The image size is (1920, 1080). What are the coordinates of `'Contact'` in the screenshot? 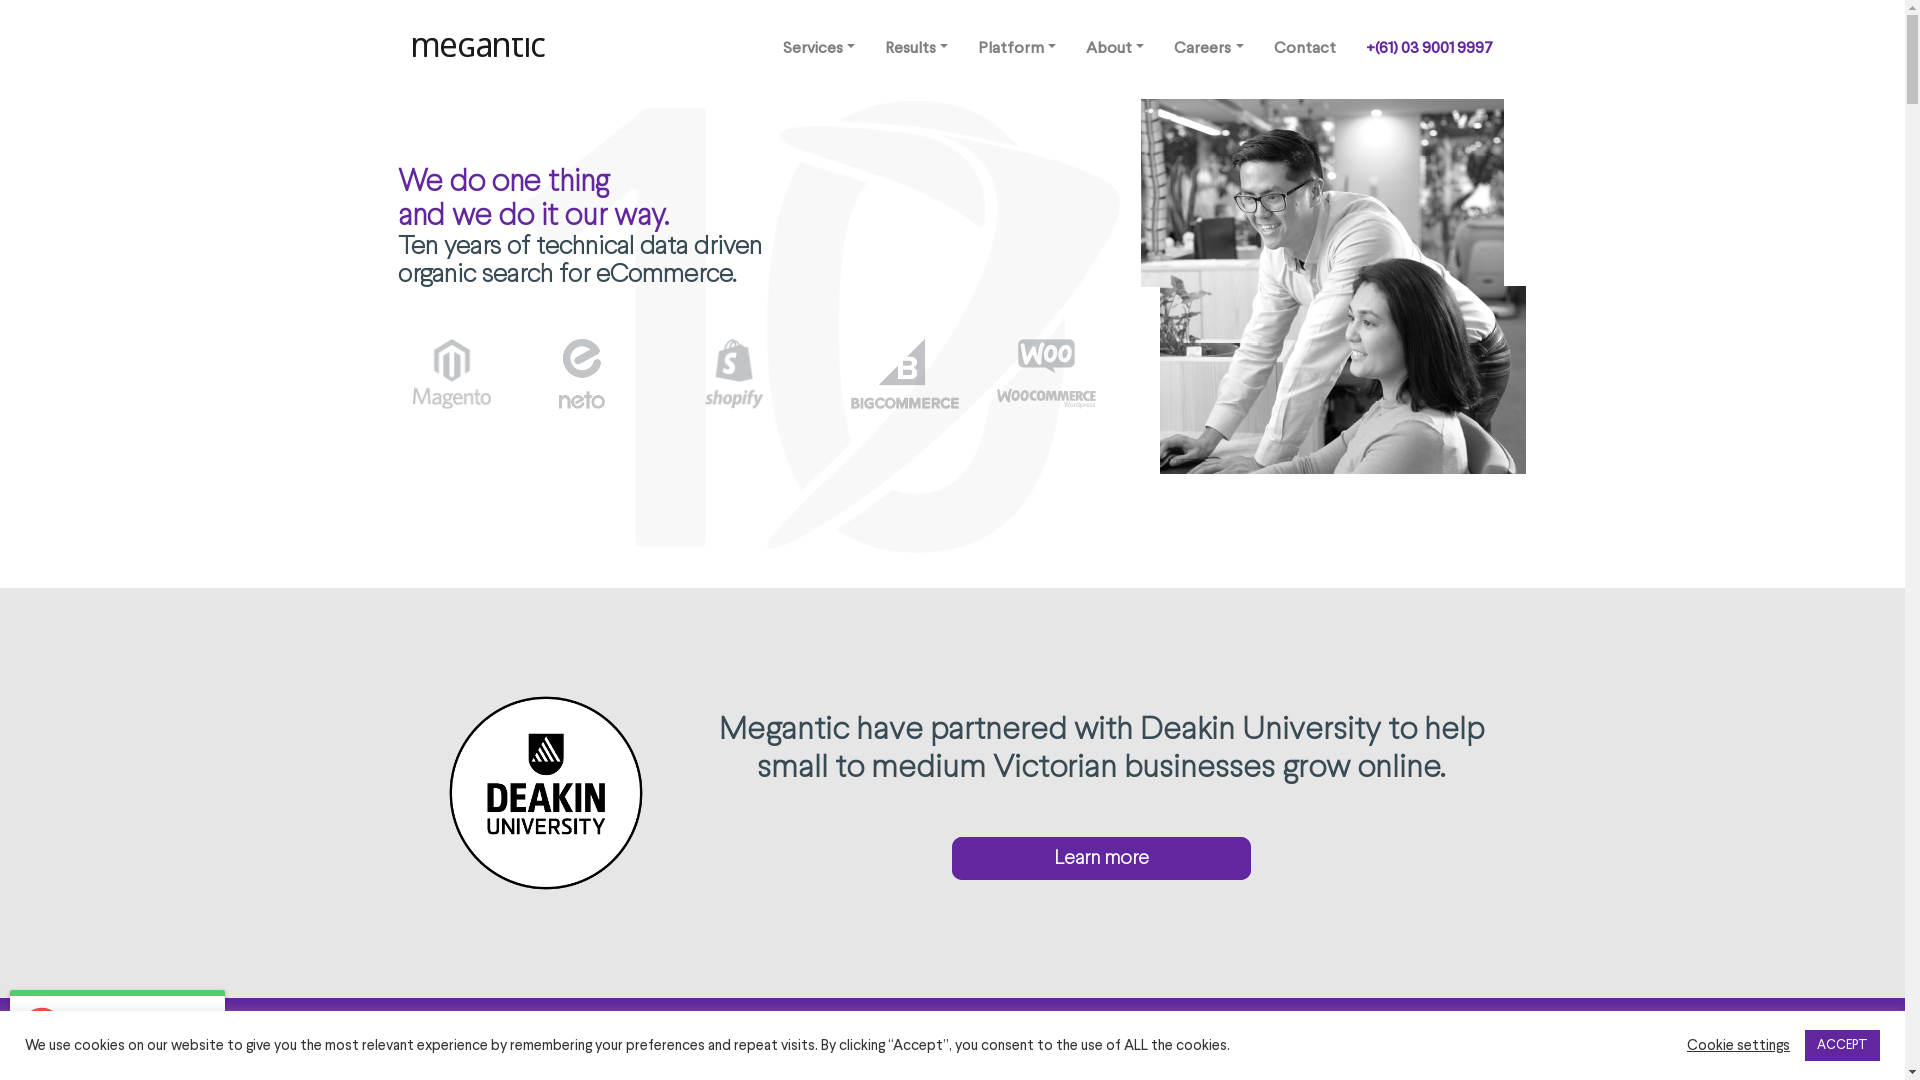 It's located at (1304, 48).